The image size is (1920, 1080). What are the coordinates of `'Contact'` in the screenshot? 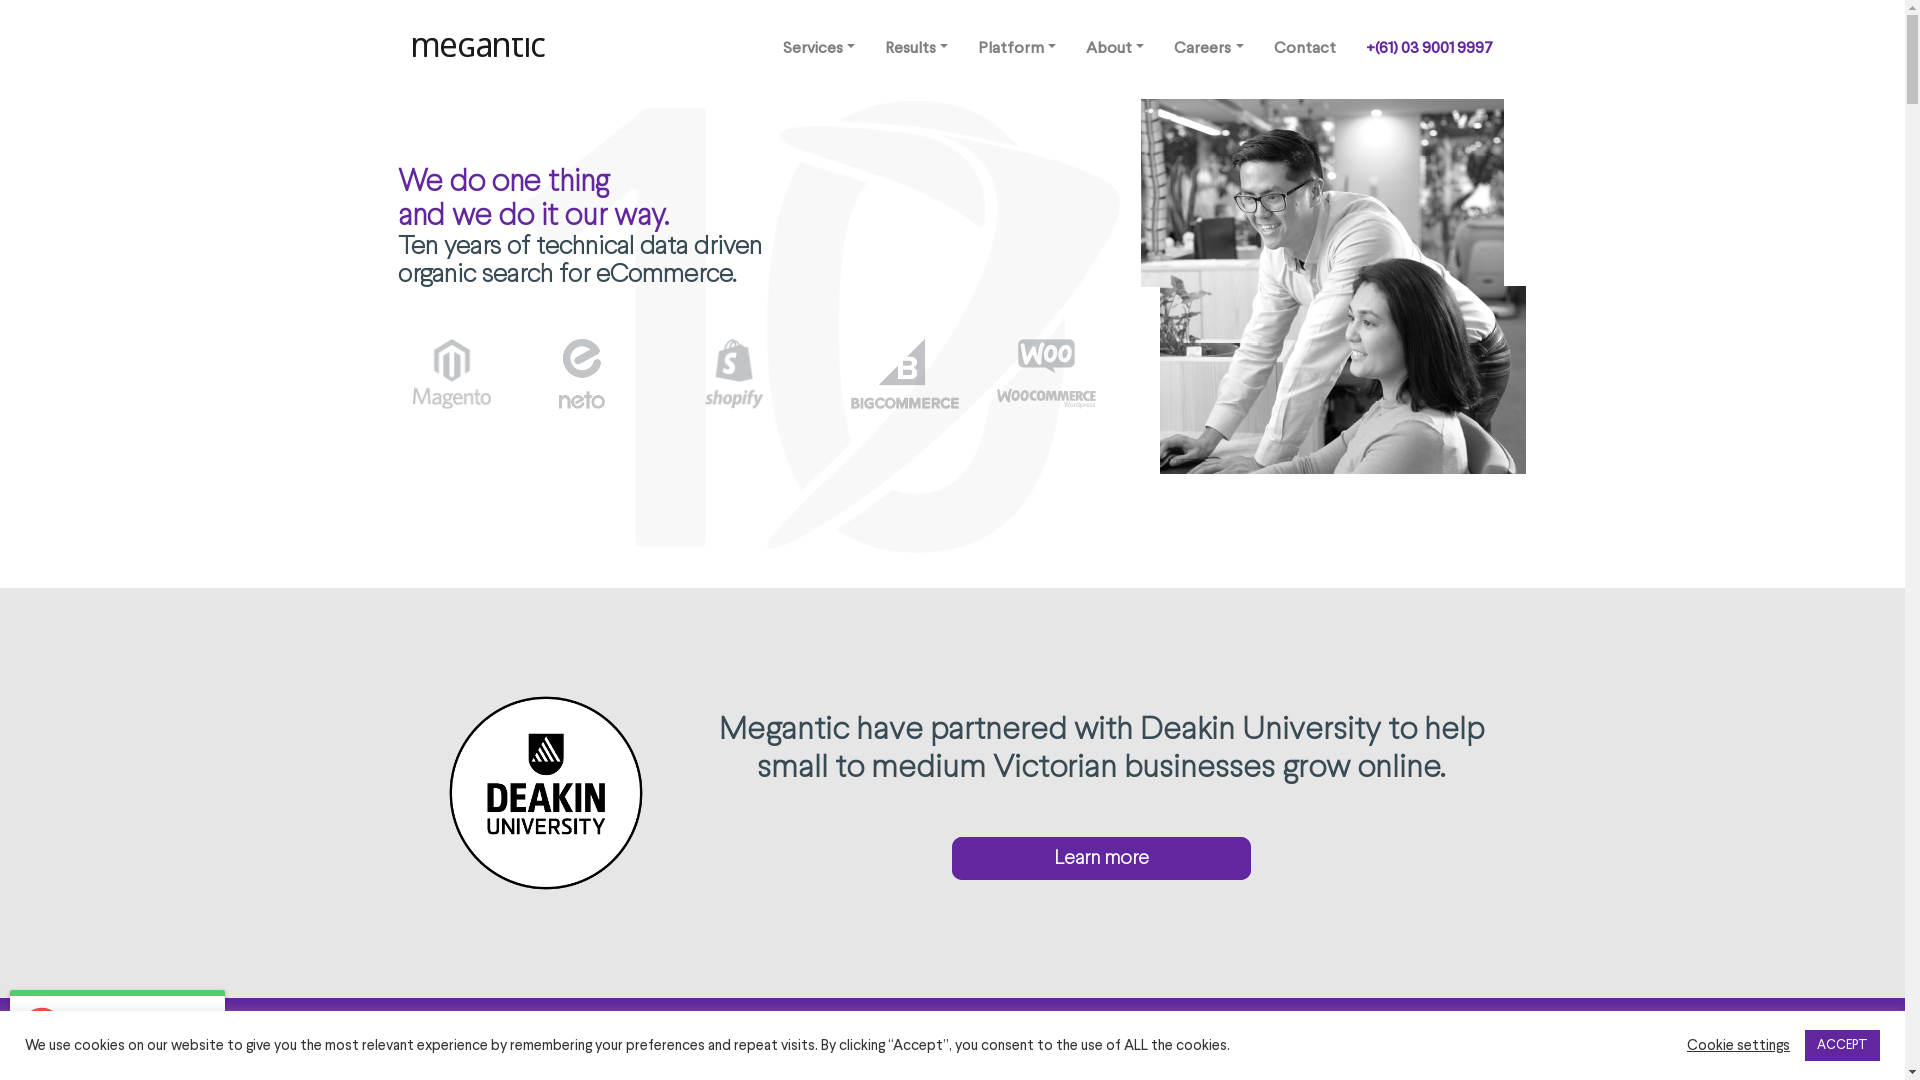 It's located at (1304, 48).